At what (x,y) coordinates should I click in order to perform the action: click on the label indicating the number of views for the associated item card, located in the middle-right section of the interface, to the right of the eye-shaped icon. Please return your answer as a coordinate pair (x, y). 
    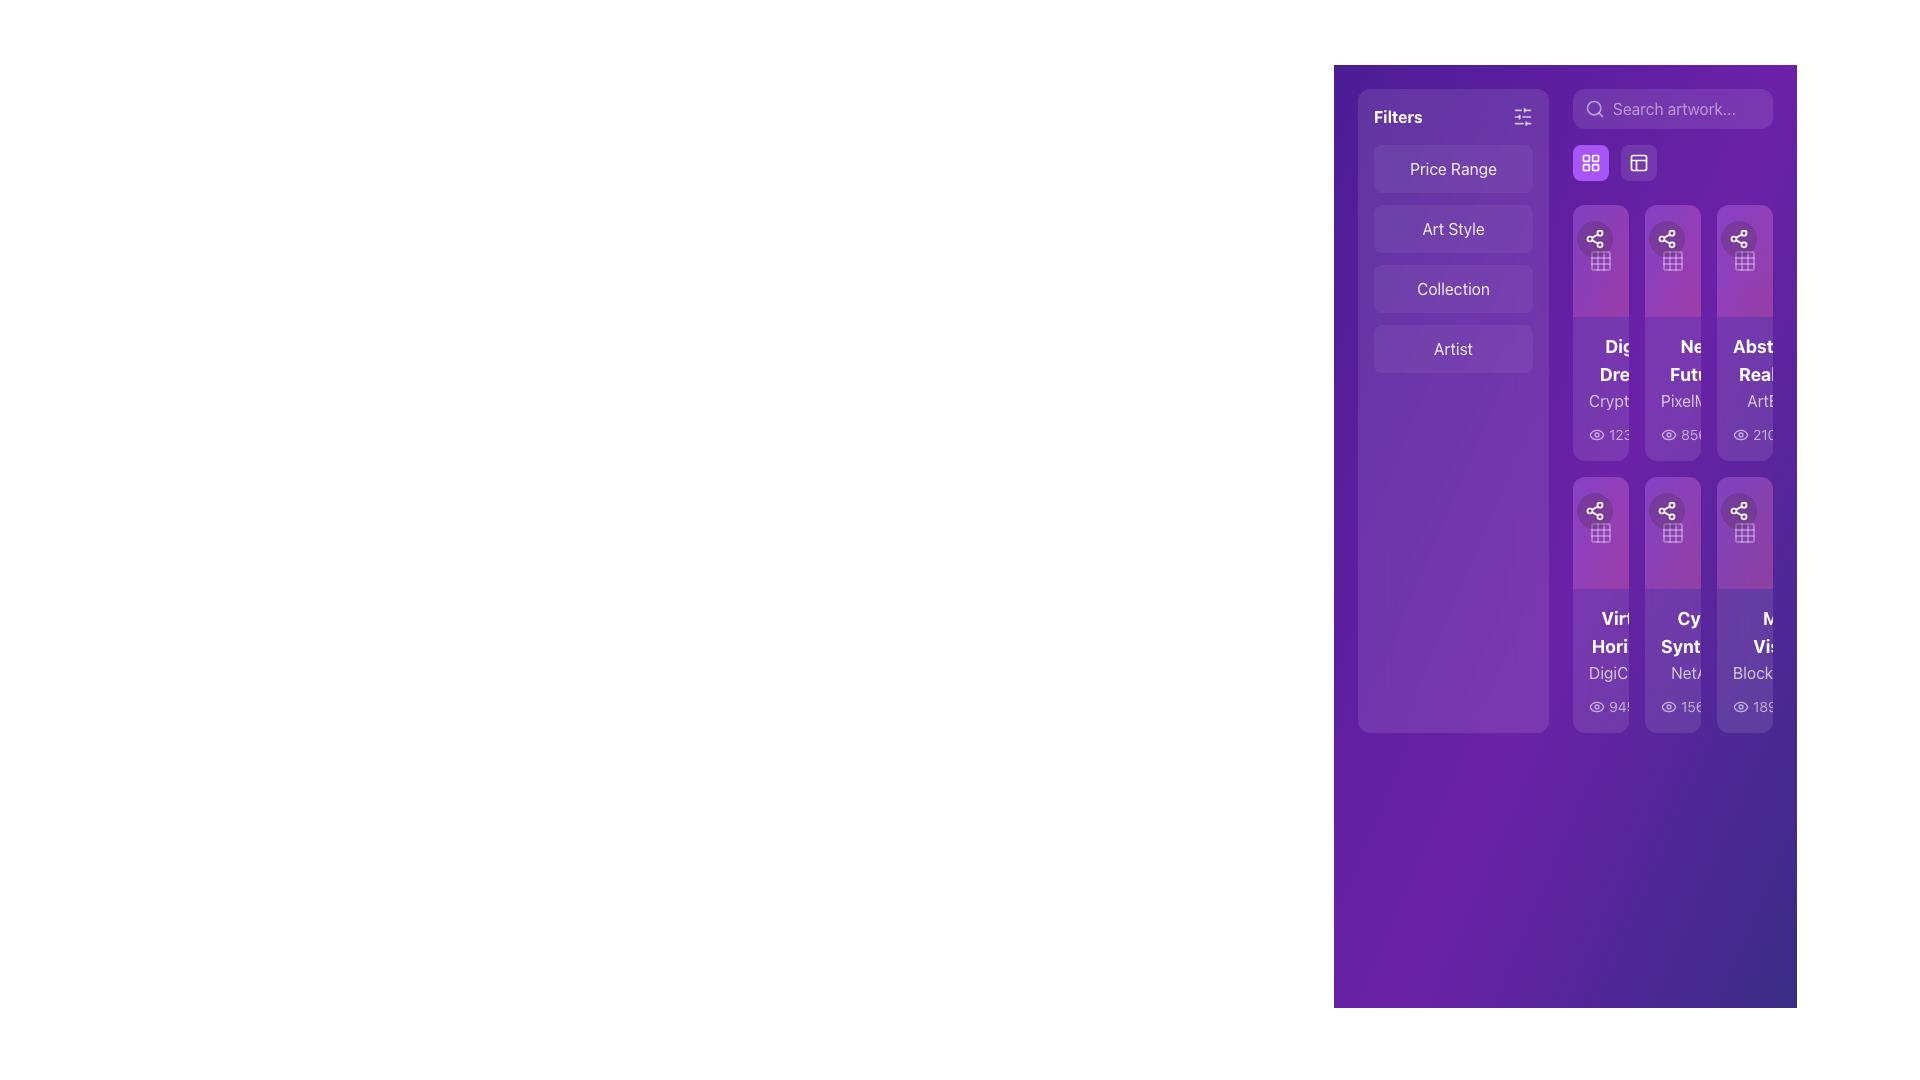
    Looking at the image, I should click on (1685, 705).